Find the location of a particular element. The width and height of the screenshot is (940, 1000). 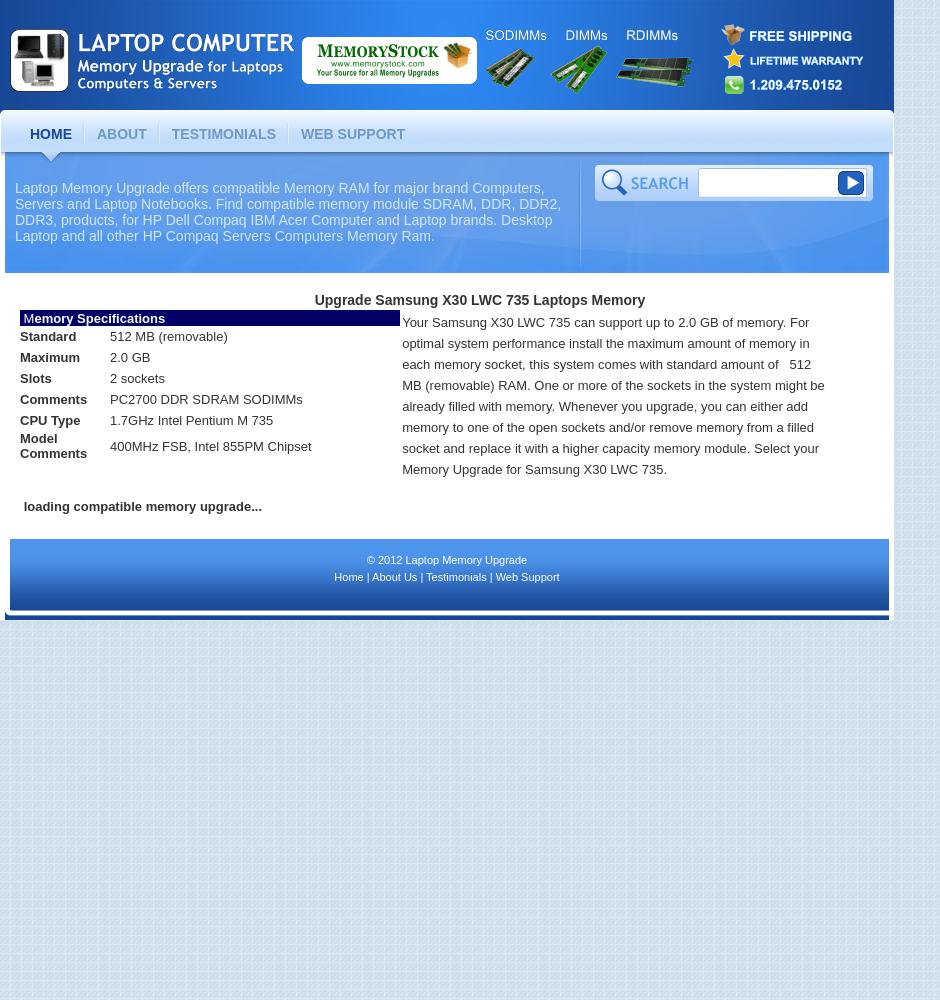

'About Us' is located at coordinates (370, 576).